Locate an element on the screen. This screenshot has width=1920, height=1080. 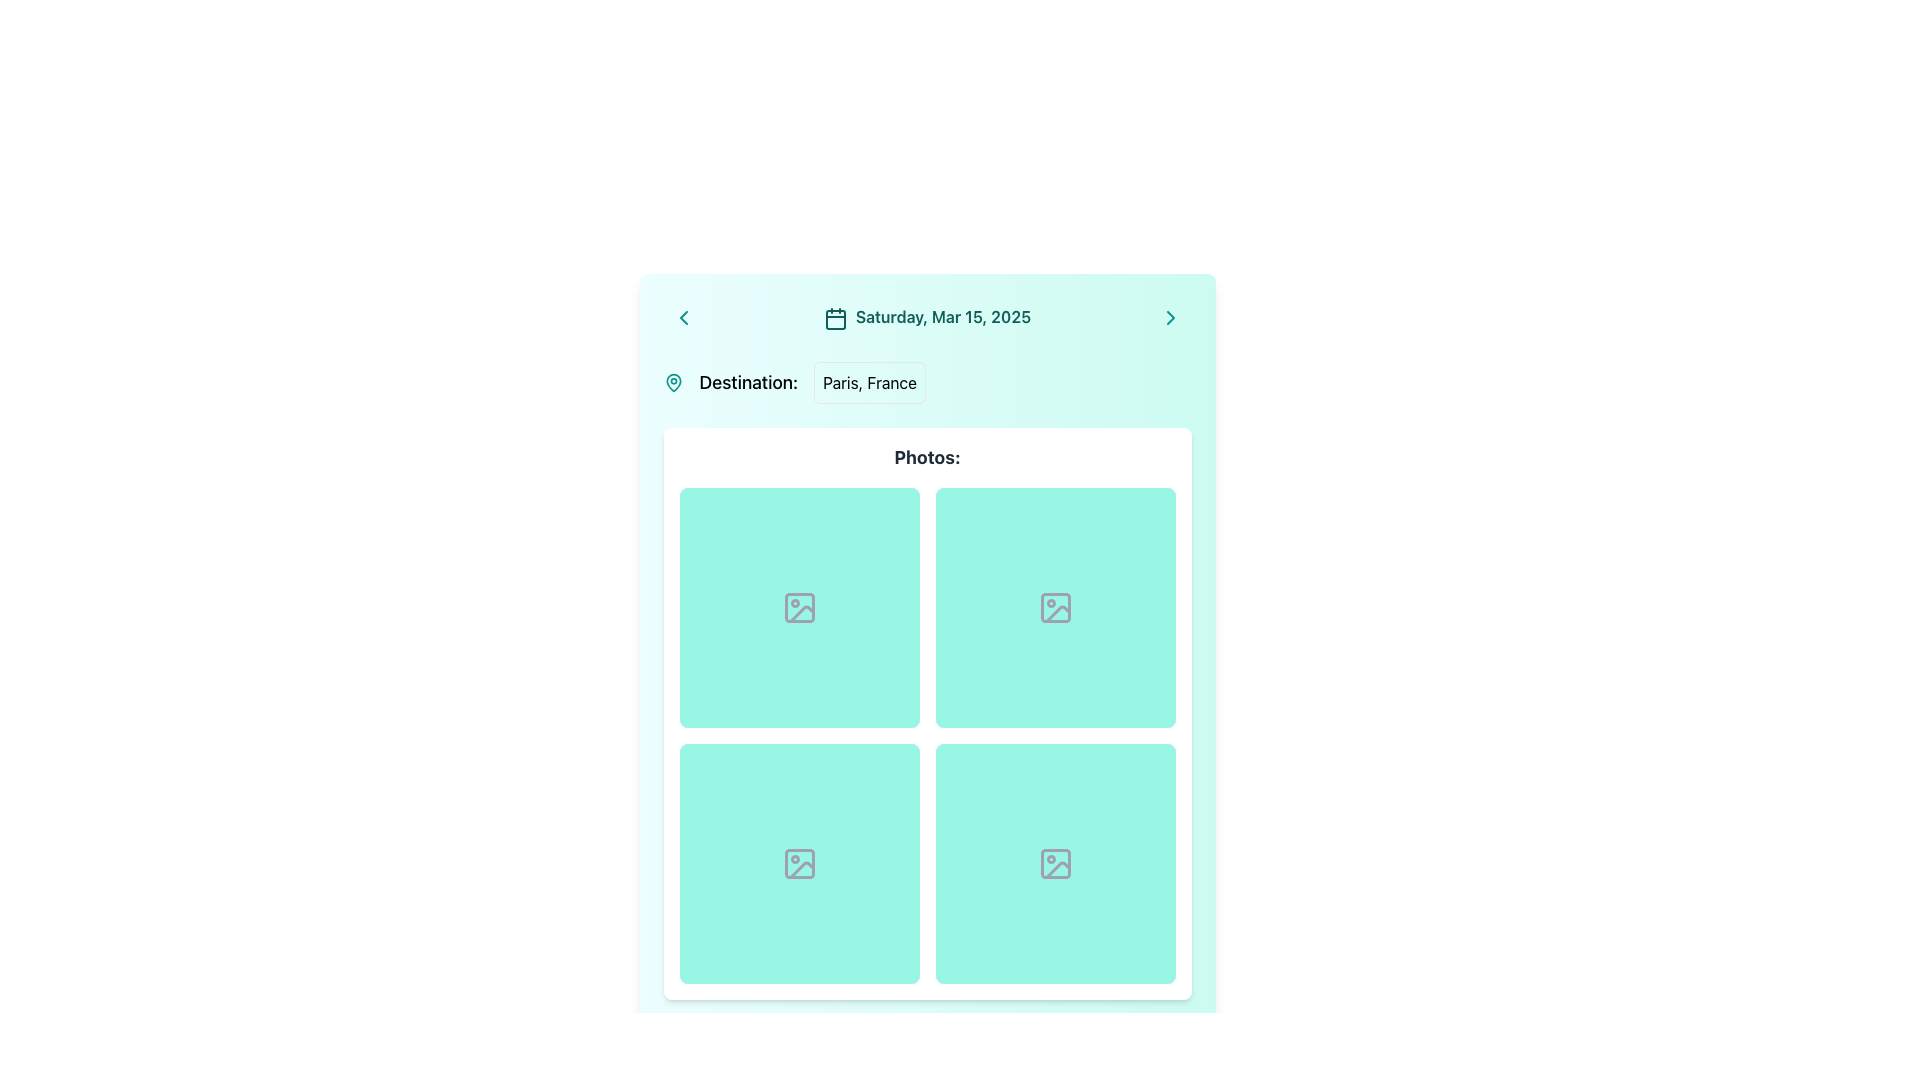
the teal-colored chevron arrow button pointing left, located in the top-left corner of the interface is located at coordinates (683, 316).